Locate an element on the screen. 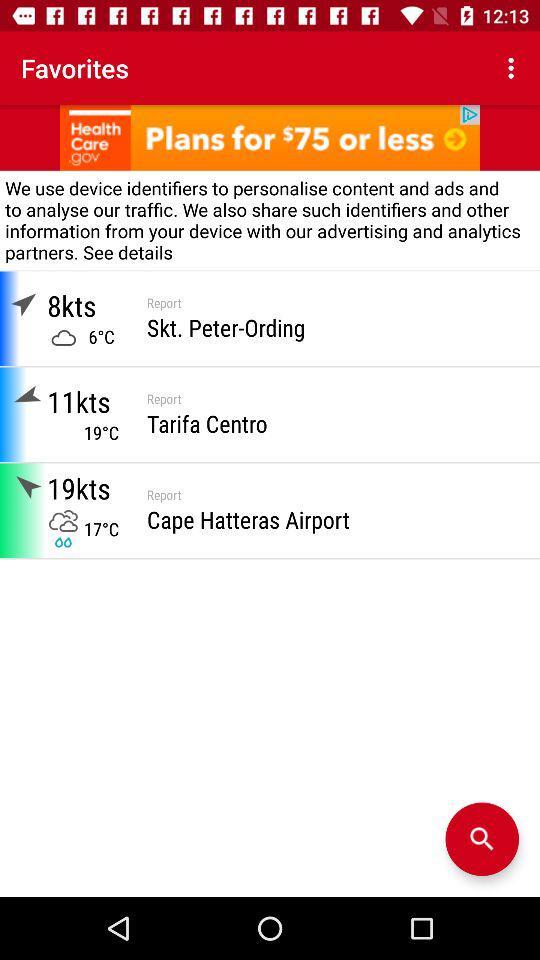 The width and height of the screenshot is (540, 960). advertisement link is located at coordinates (270, 136).